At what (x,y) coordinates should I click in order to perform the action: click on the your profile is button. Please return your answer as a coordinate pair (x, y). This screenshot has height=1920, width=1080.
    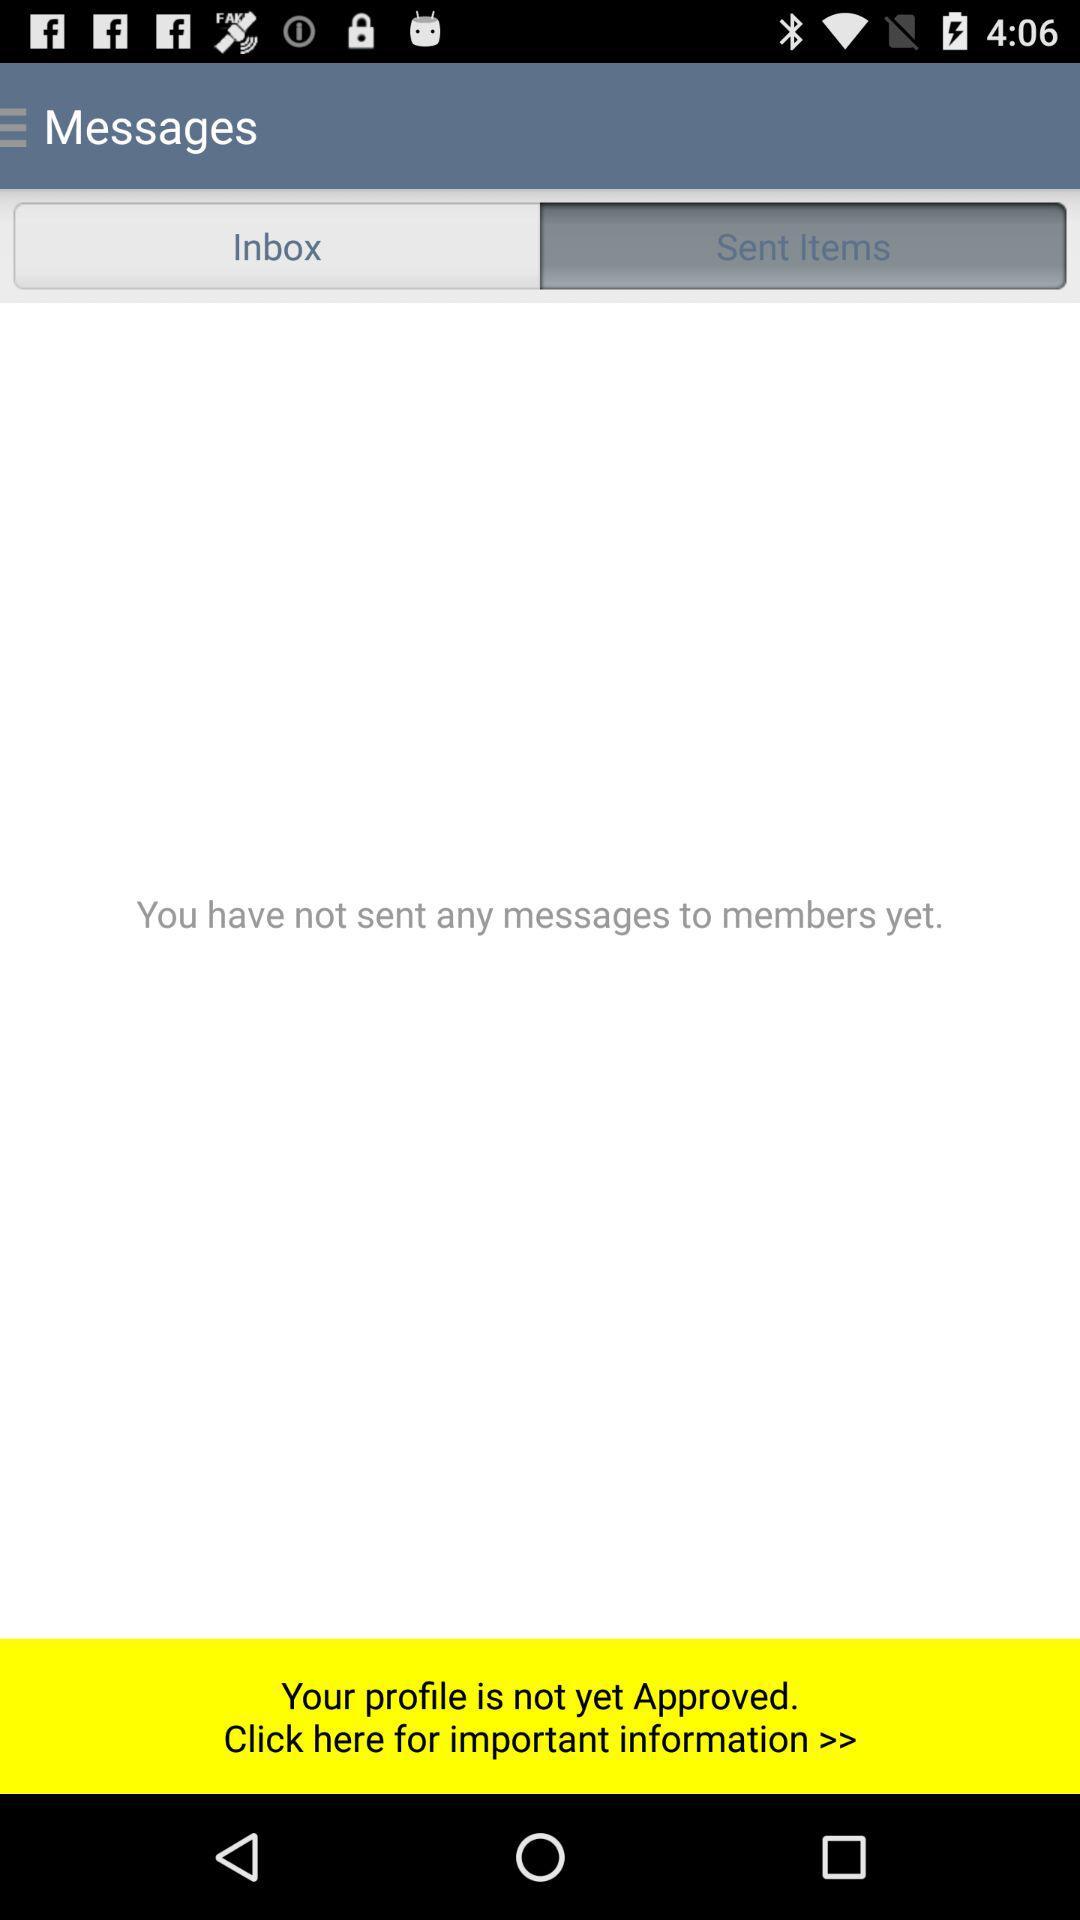
    Looking at the image, I should click on (540, 1715).